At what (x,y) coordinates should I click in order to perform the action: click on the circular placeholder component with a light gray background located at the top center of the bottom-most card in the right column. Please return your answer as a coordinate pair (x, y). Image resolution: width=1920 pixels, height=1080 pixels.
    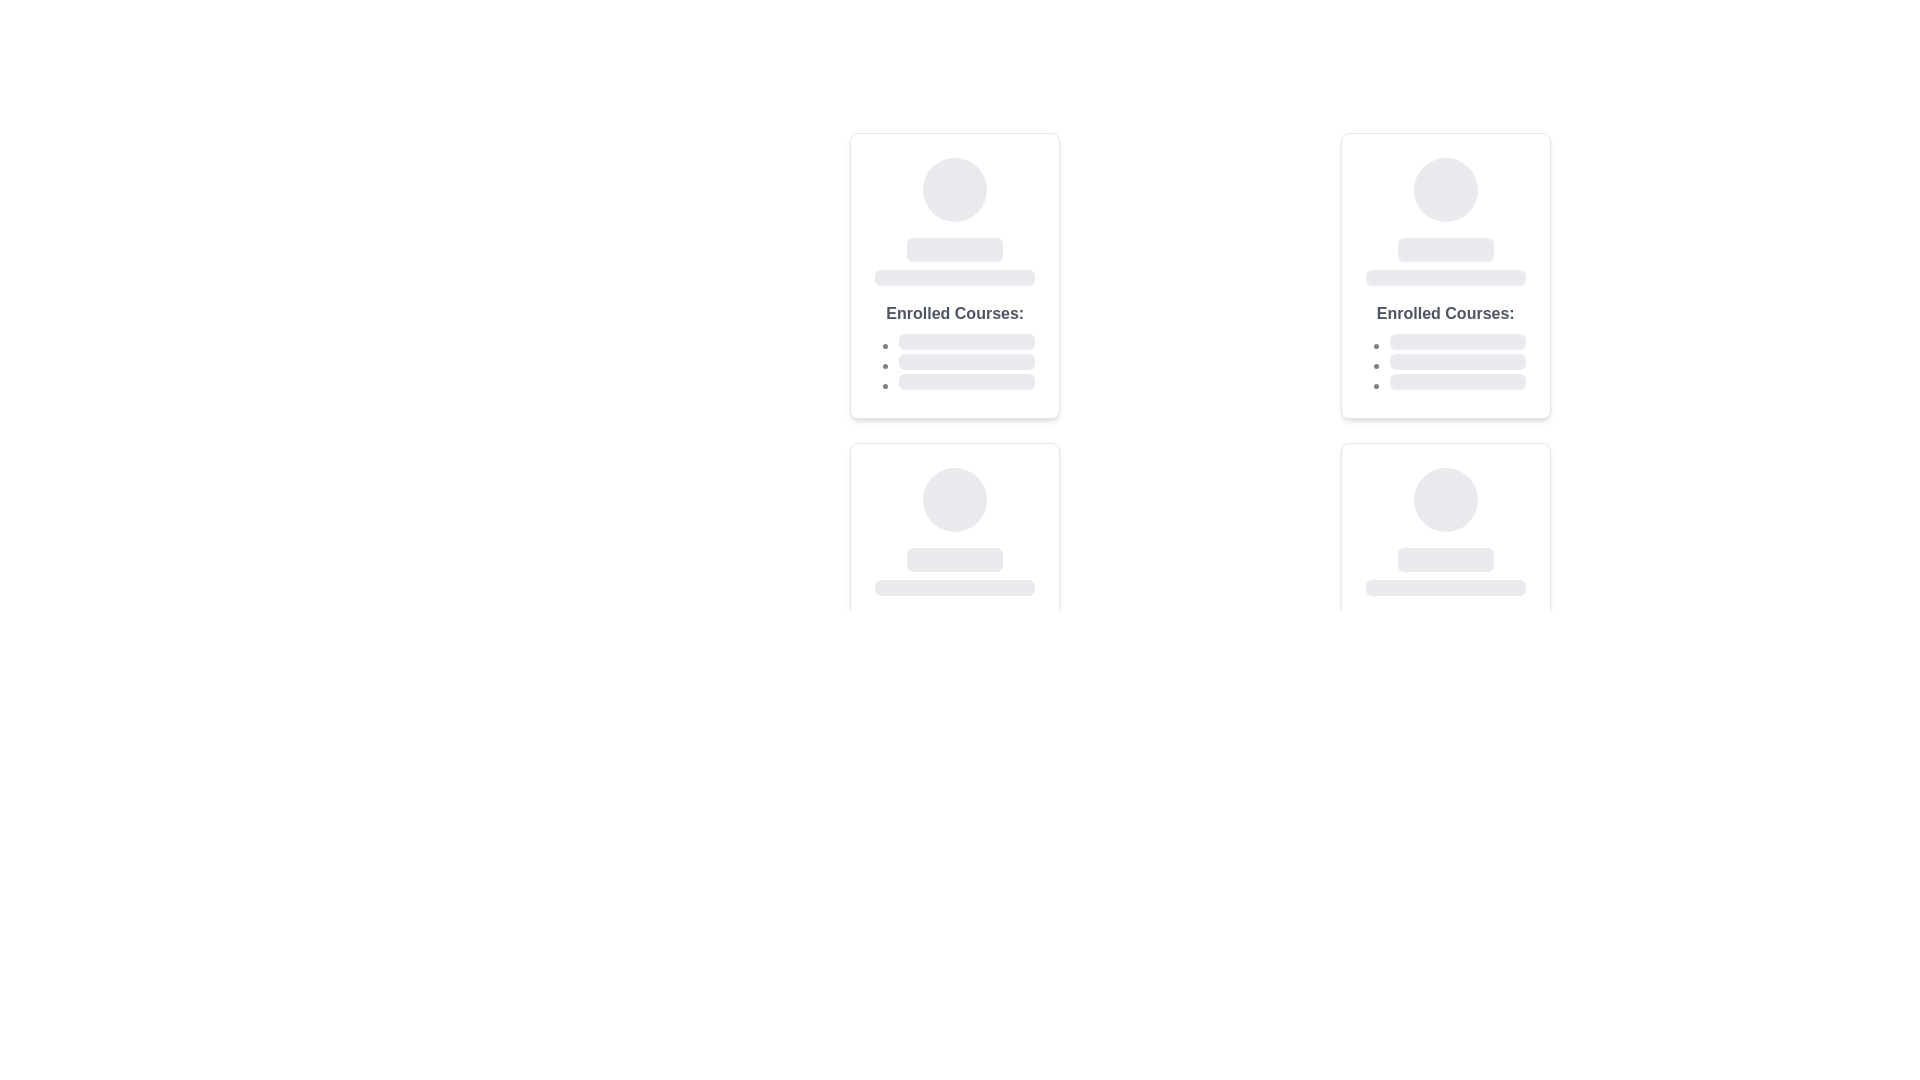
    Looking at the image, I should click on (1445, 499).